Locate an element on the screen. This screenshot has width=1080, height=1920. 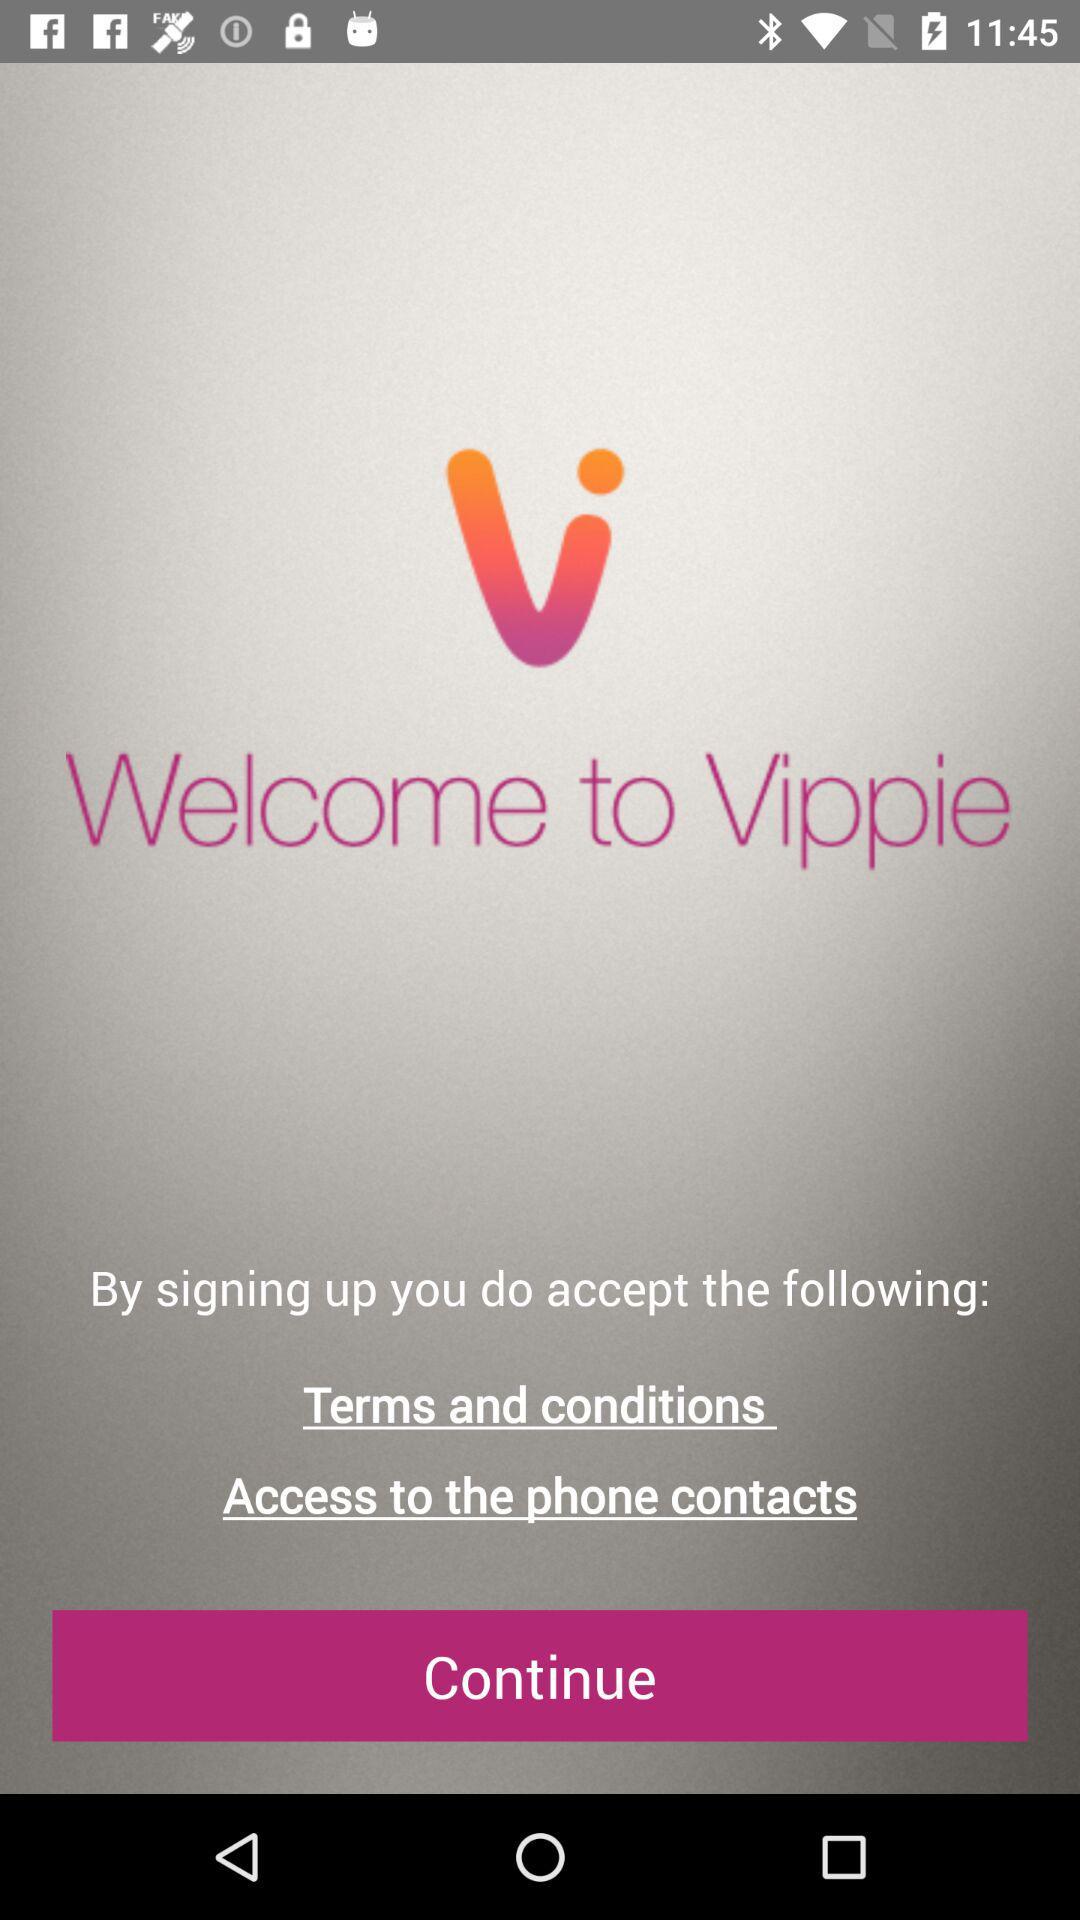
access to the item is located at coordinates (540, 1495).